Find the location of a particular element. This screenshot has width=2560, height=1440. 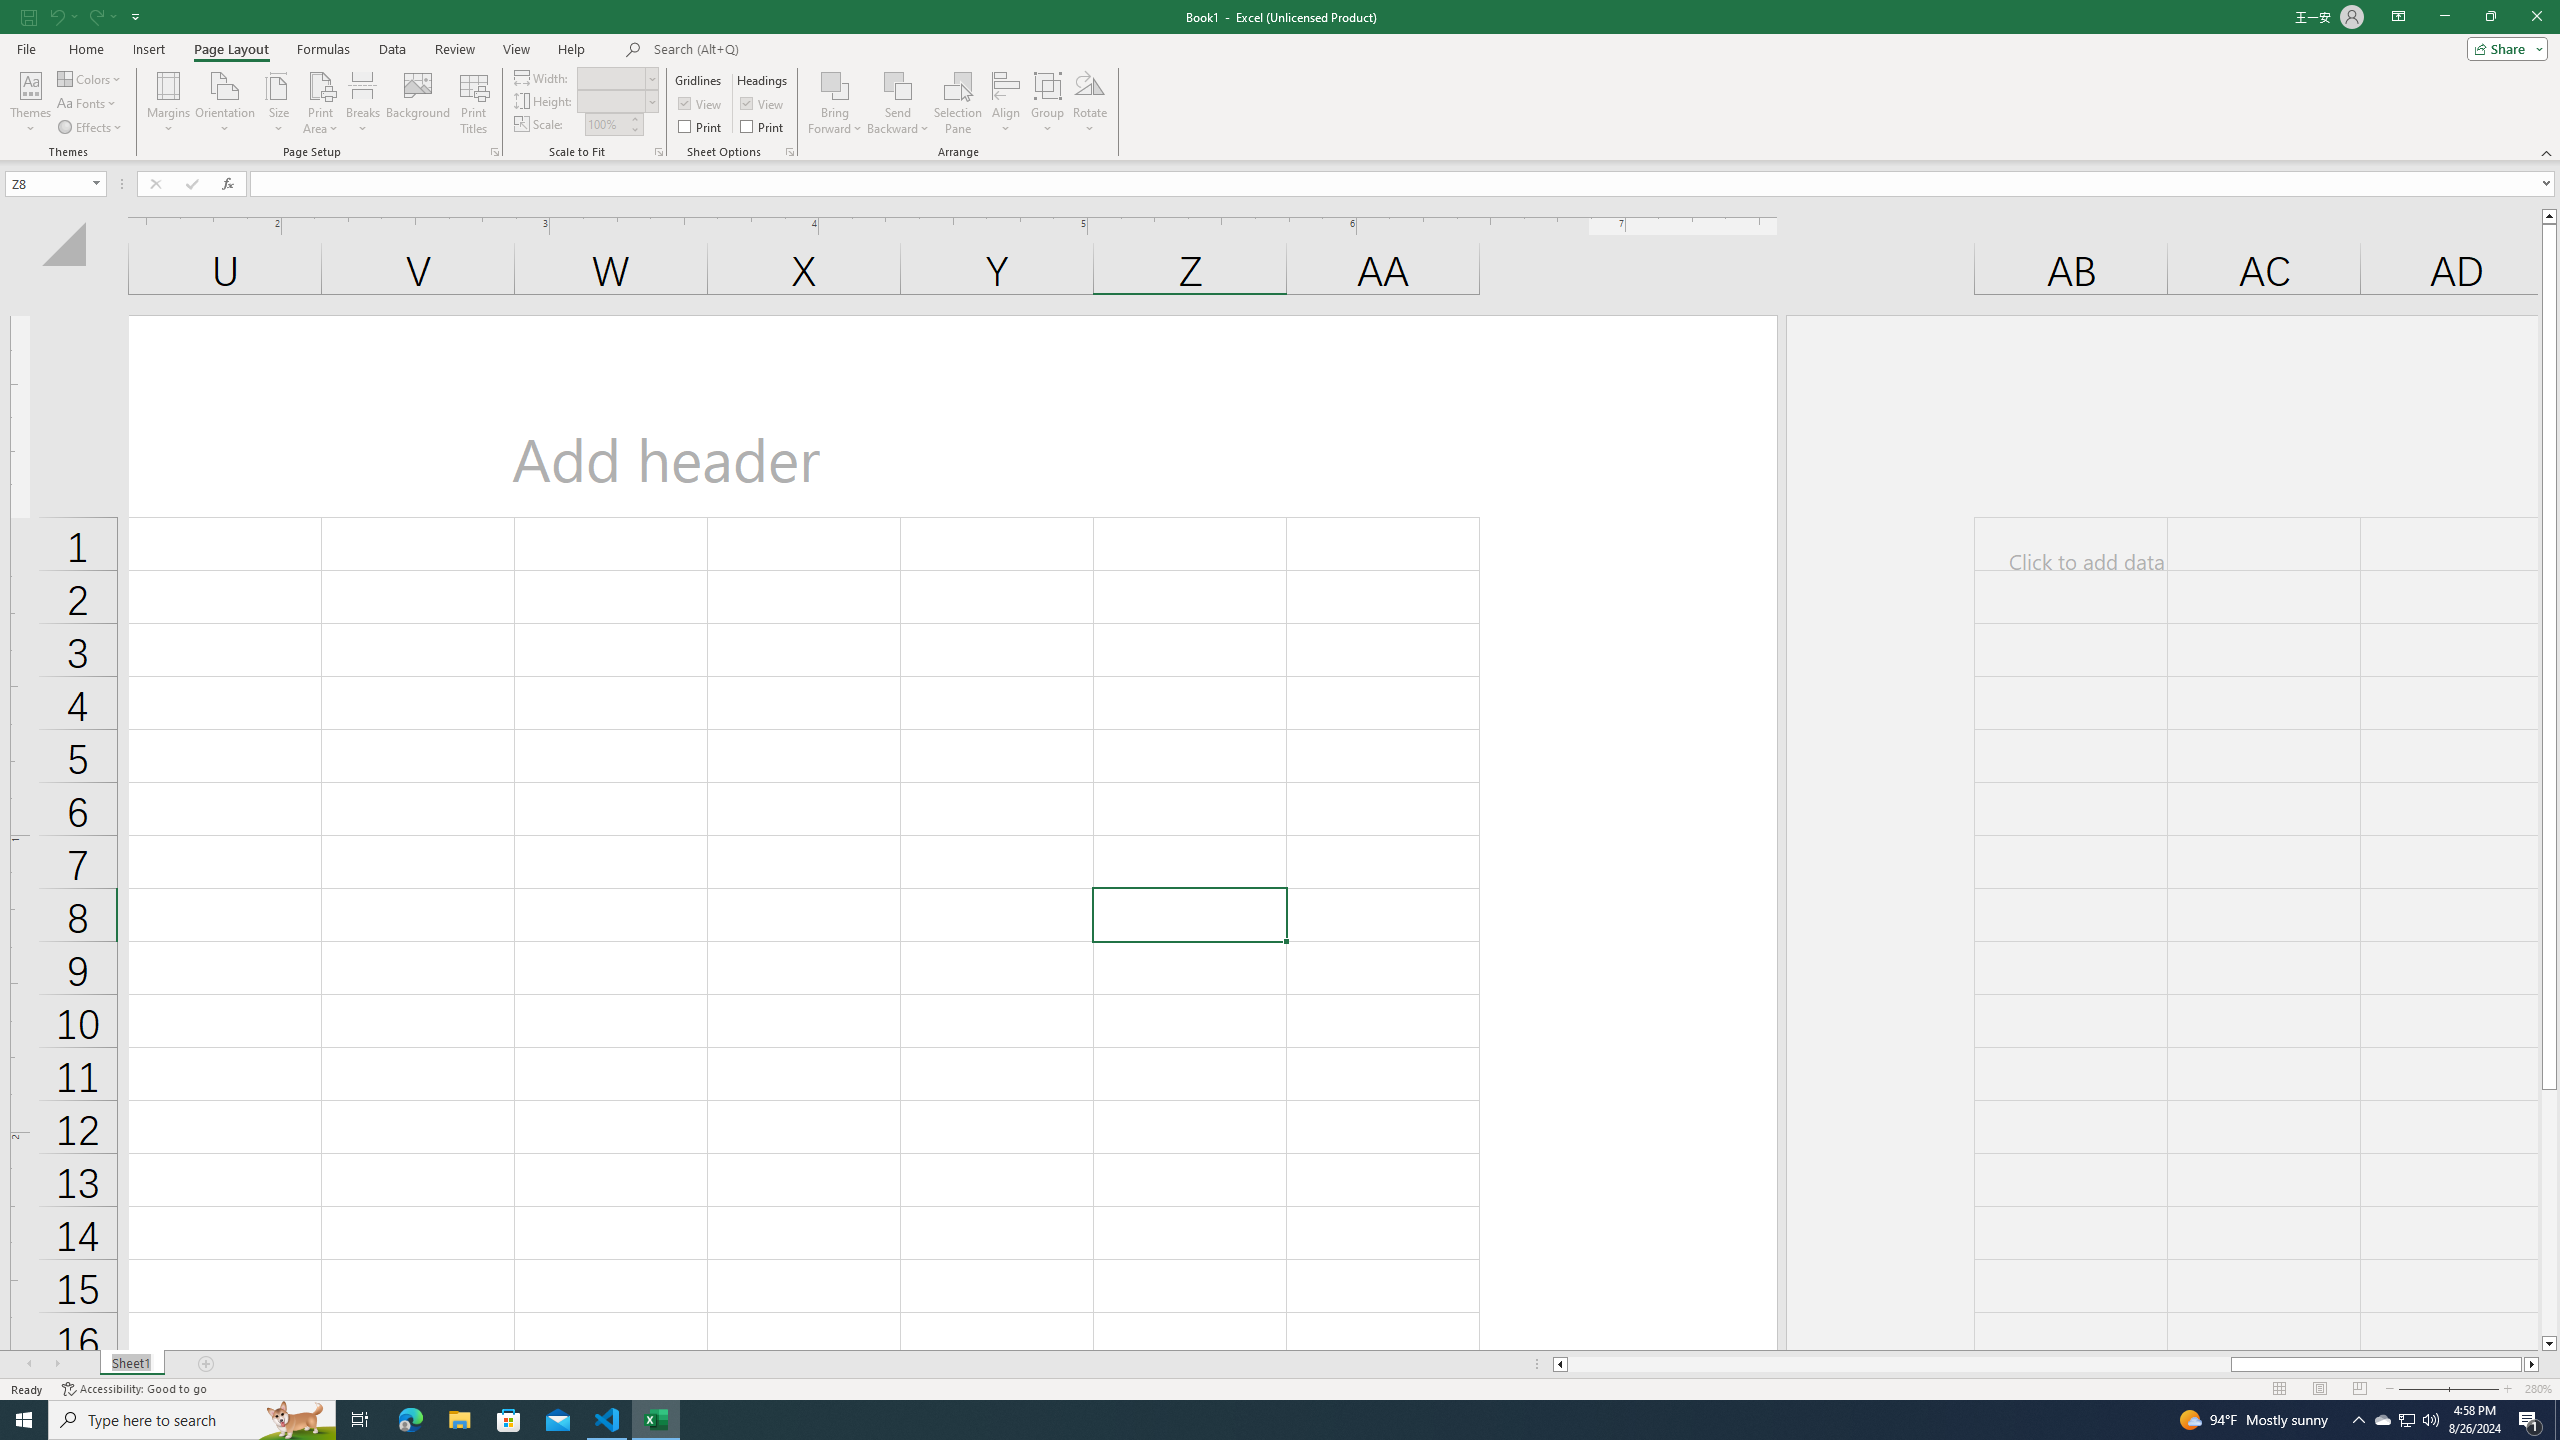

'Colors' is located at coordinates (89, 78).